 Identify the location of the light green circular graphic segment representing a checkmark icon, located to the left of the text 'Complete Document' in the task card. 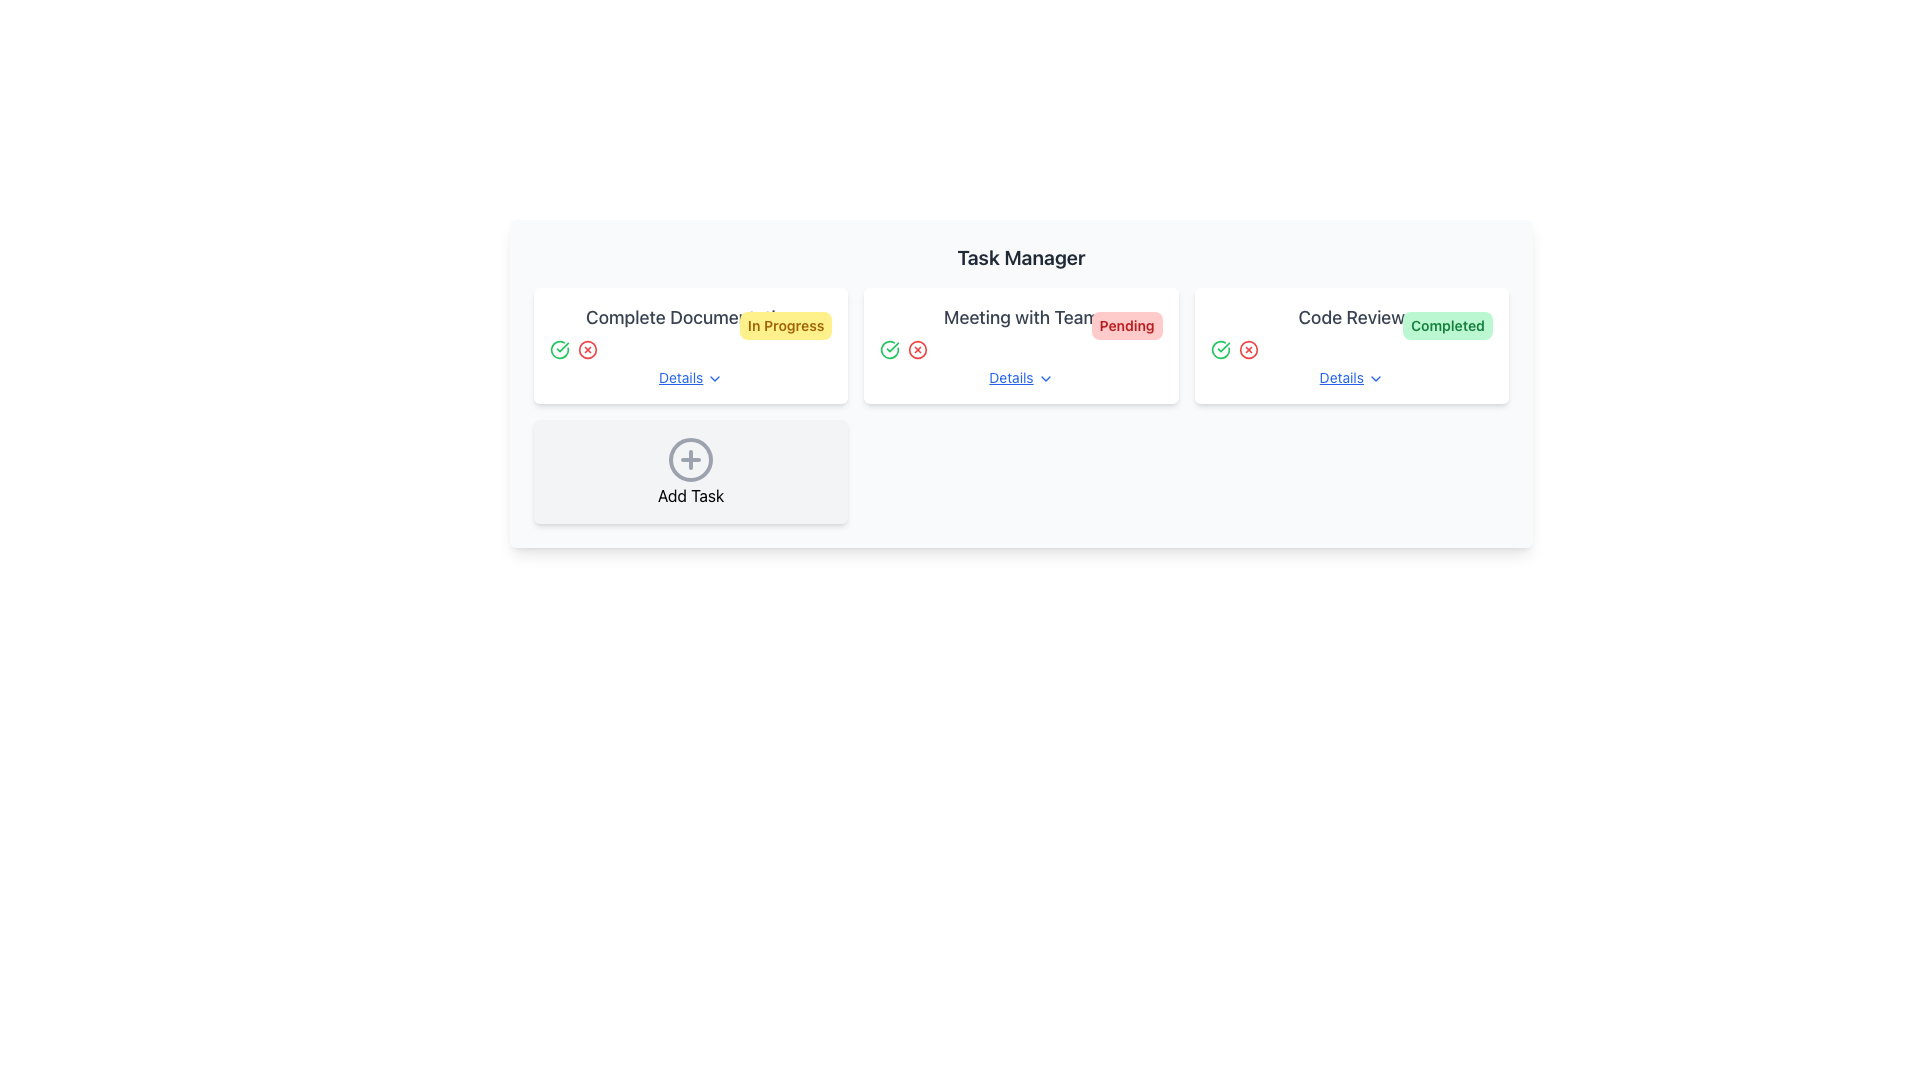
(560, 349).